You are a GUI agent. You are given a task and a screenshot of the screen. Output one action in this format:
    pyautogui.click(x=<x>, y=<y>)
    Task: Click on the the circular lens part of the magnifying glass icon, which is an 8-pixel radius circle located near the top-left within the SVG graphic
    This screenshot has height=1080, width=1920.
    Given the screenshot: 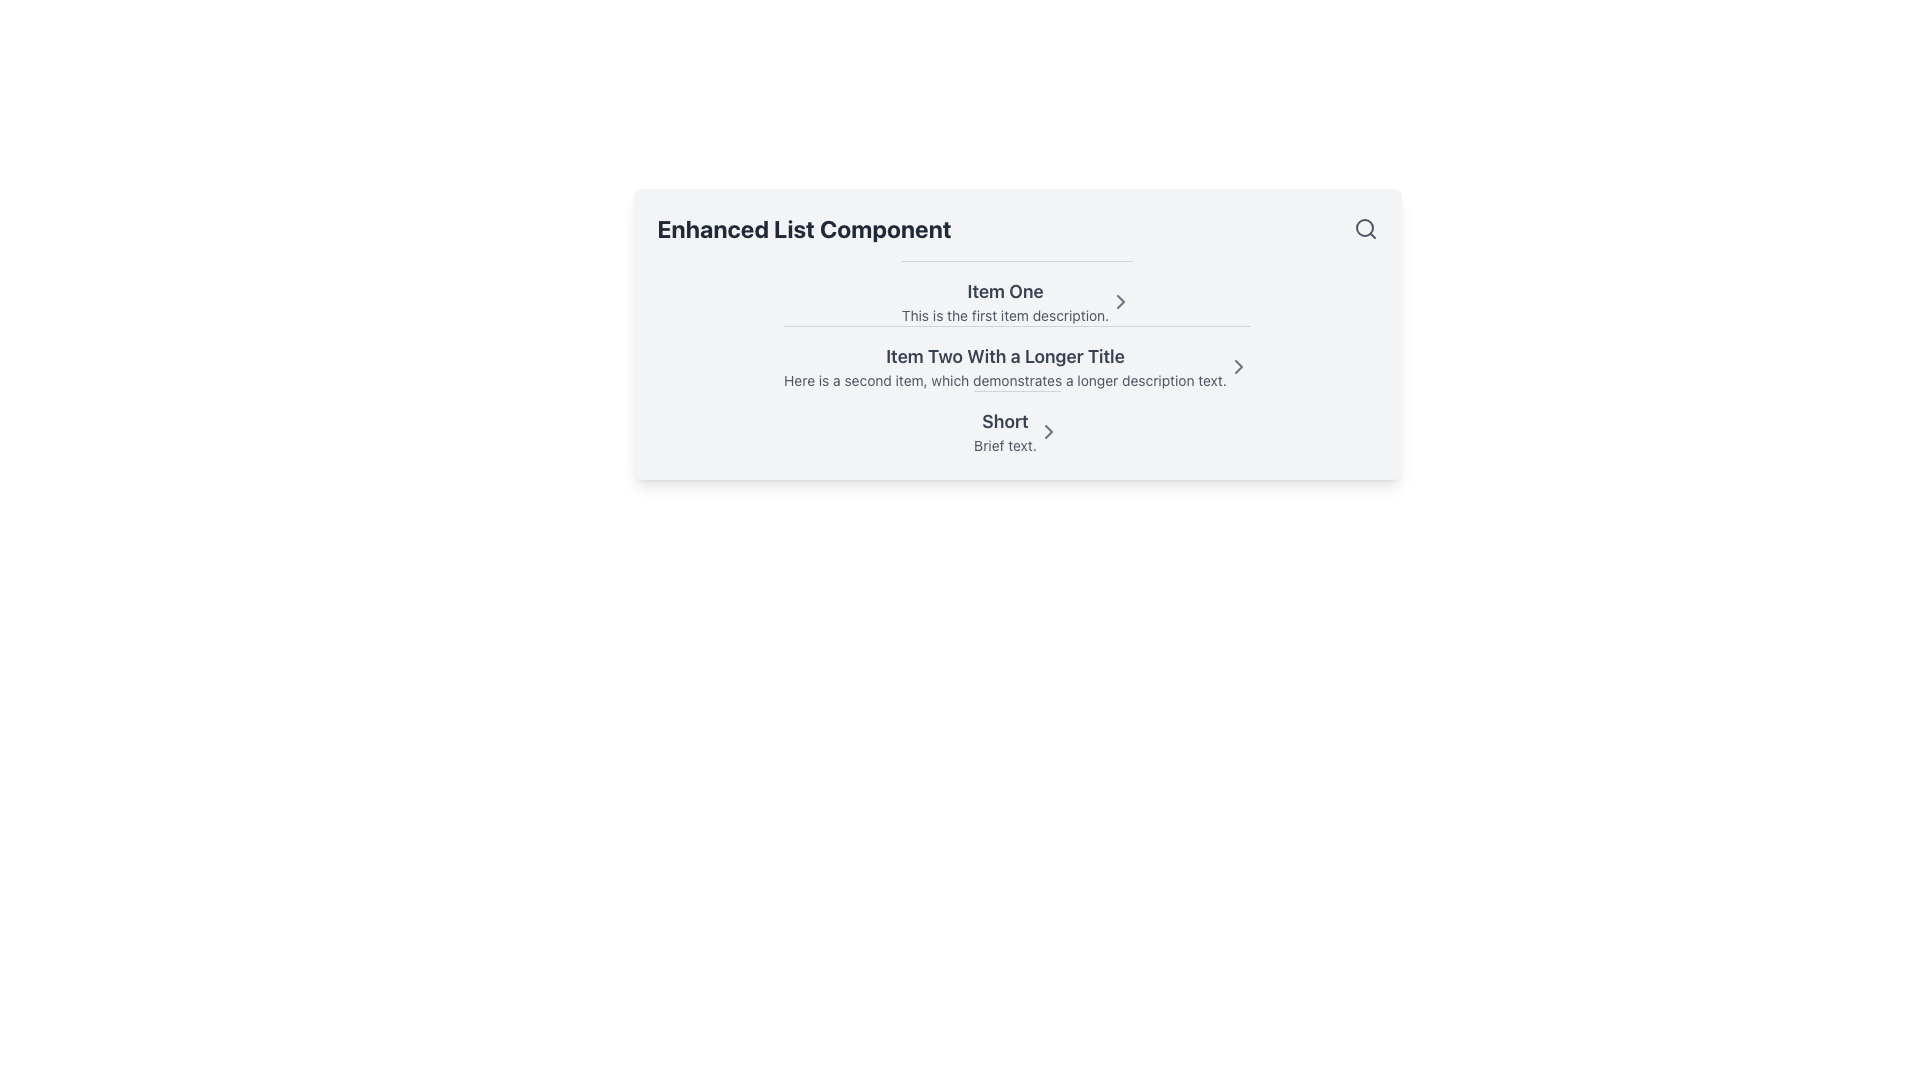 What is the action you would take?
    pyautogui.click(x=1363, y=226)
    